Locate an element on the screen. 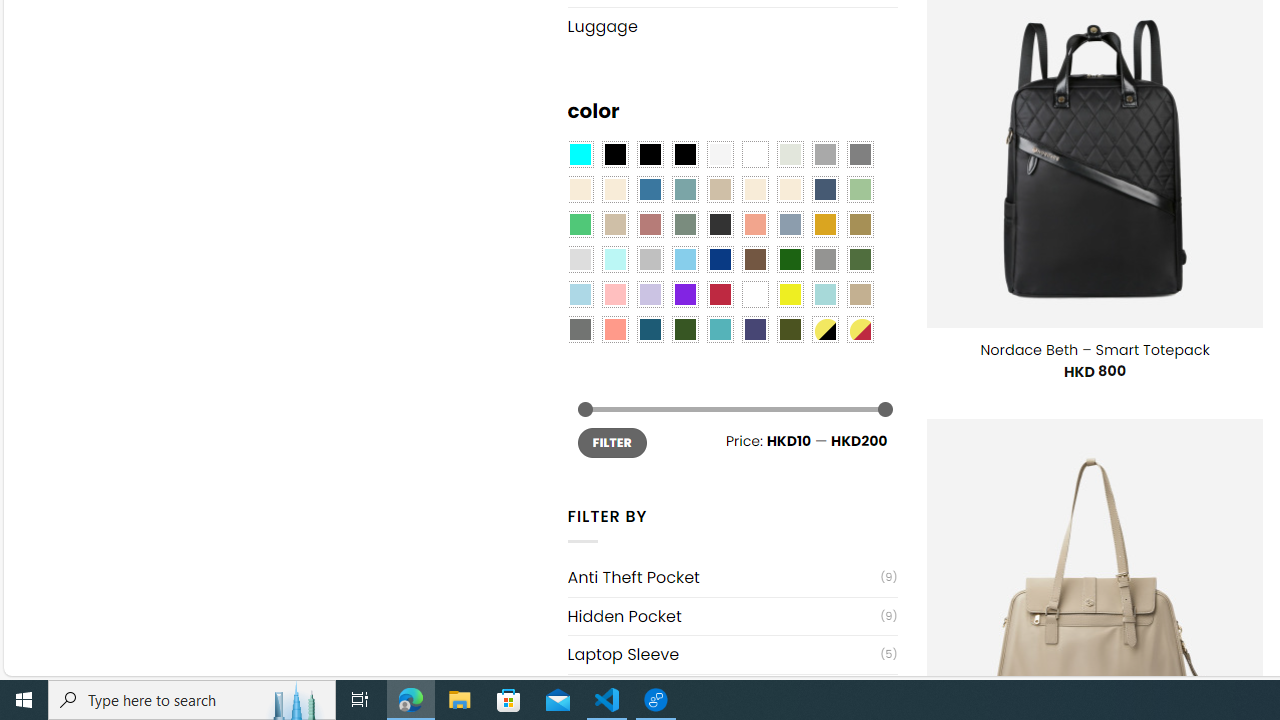  'Purple' is located at coordinates (684, 295).